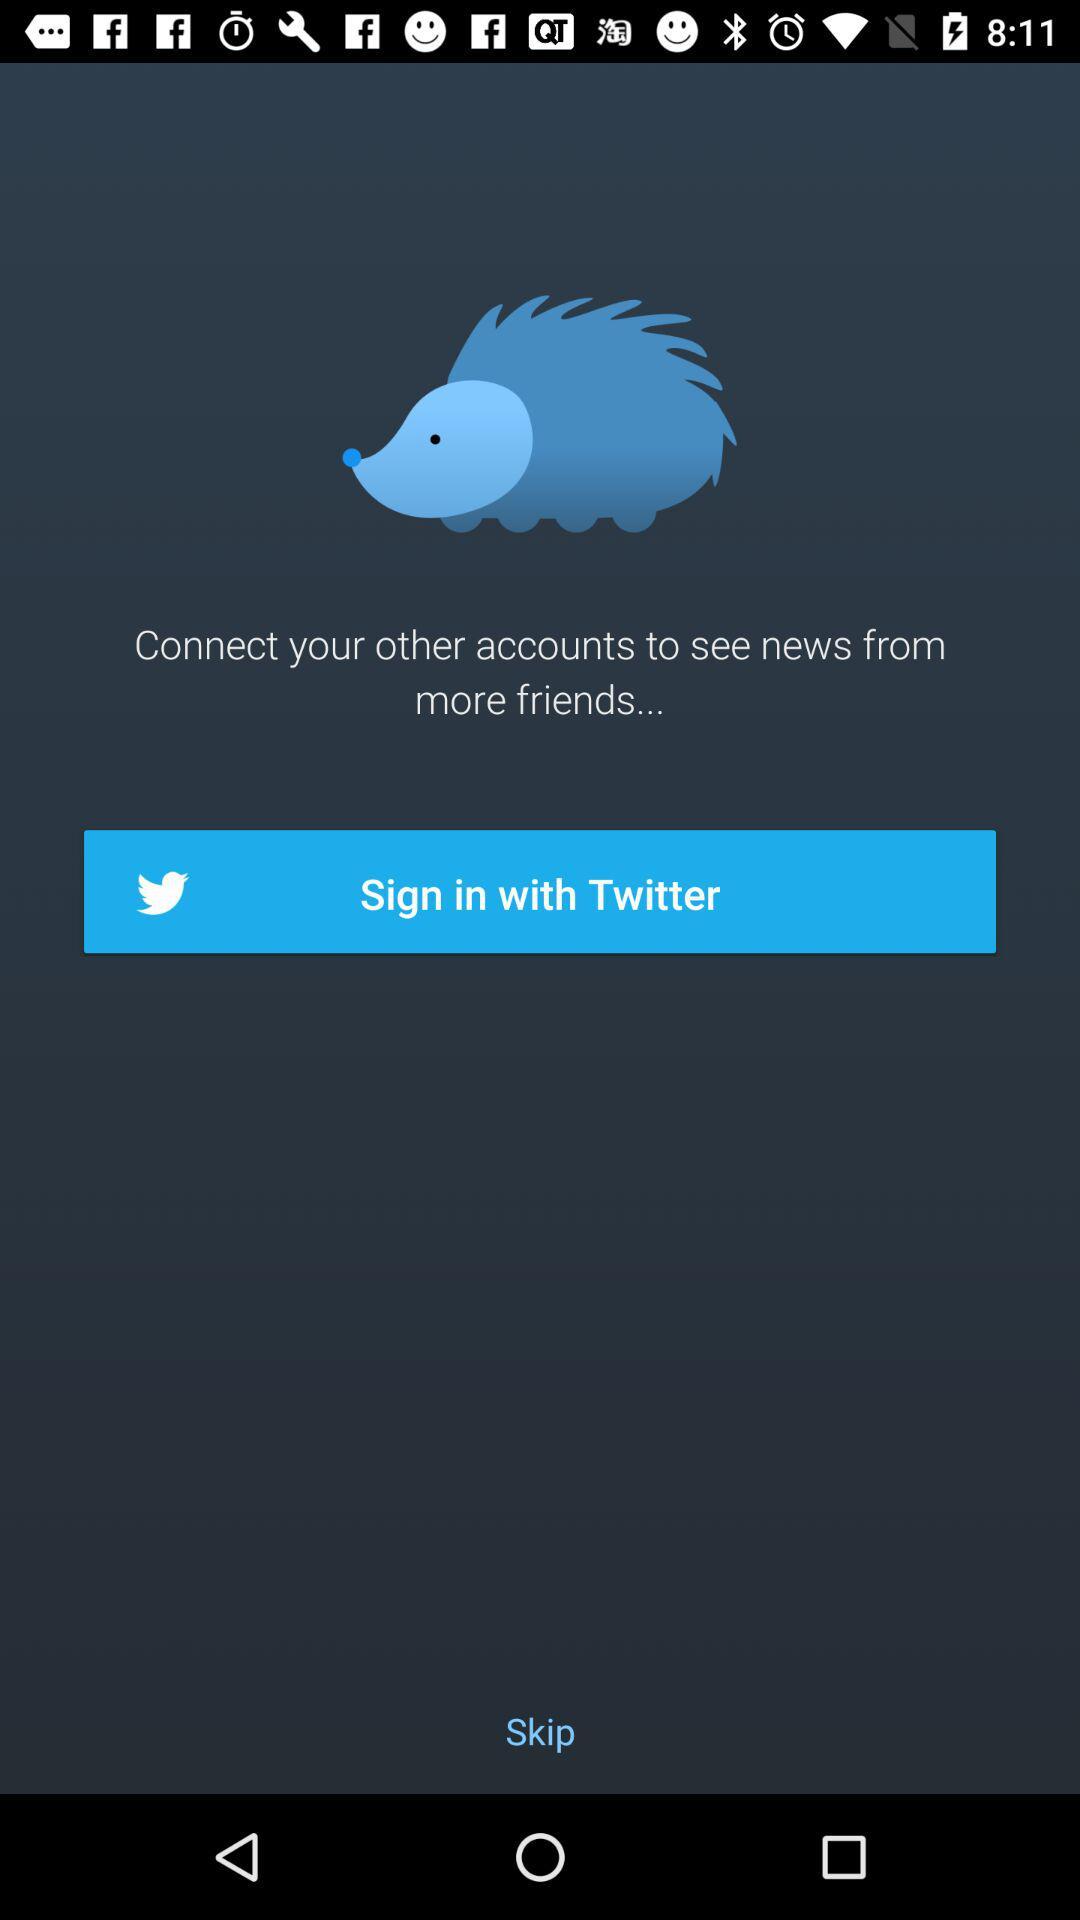  What do you see at coordinates (540, 1730) in the screenshot?
I see `skip item` at bounding box center [540, 1730].